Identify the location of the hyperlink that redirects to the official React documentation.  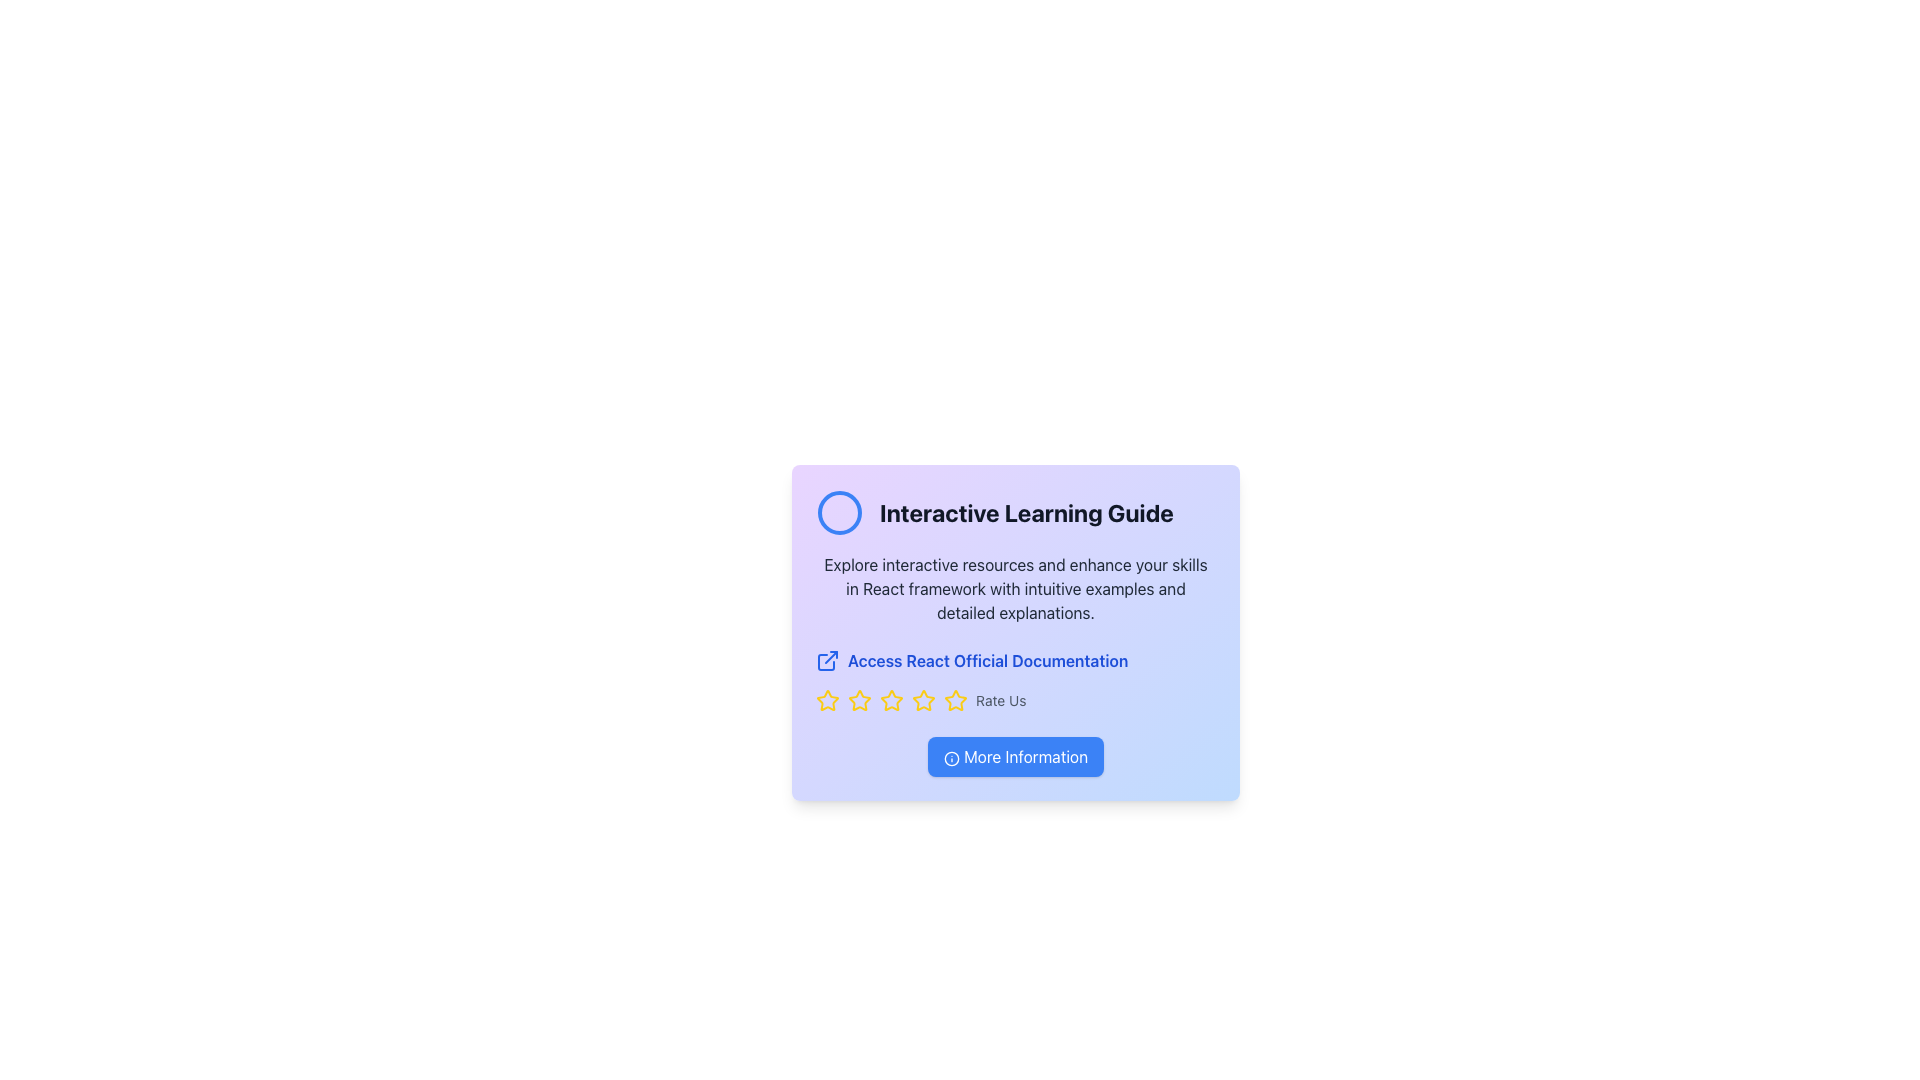
(988, 660).